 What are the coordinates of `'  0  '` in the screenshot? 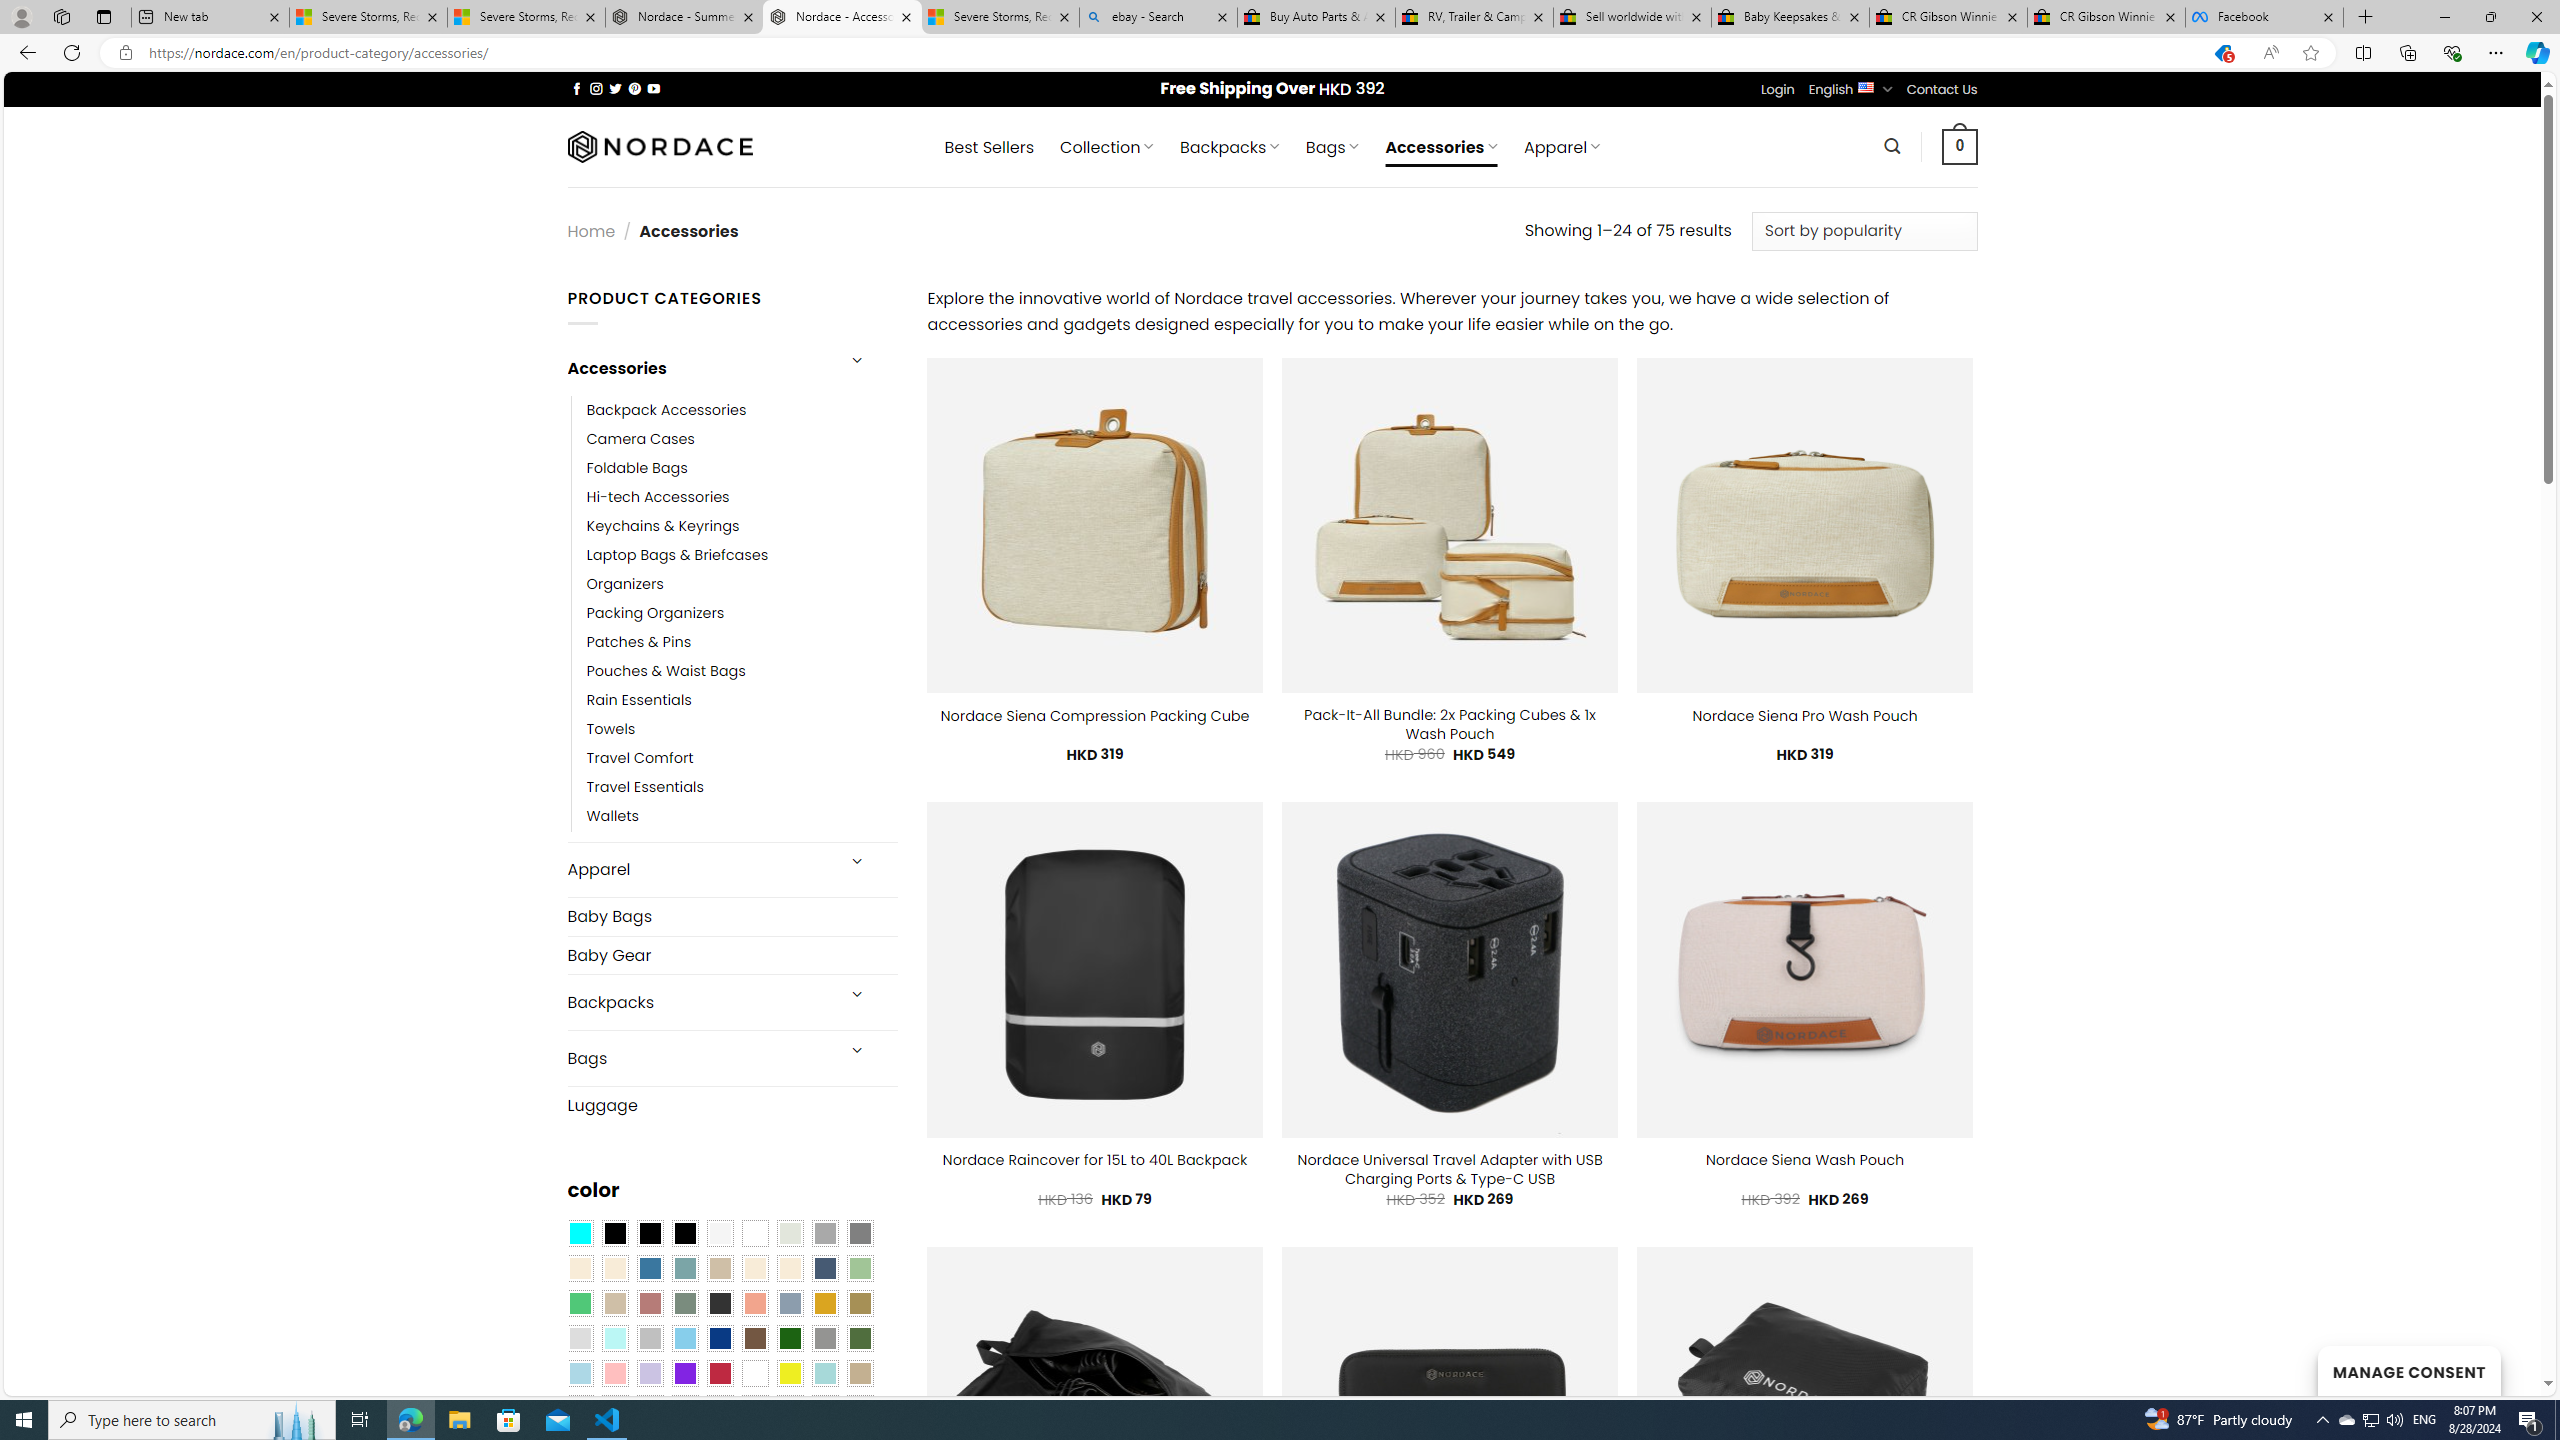 It's located at (1960, 145).